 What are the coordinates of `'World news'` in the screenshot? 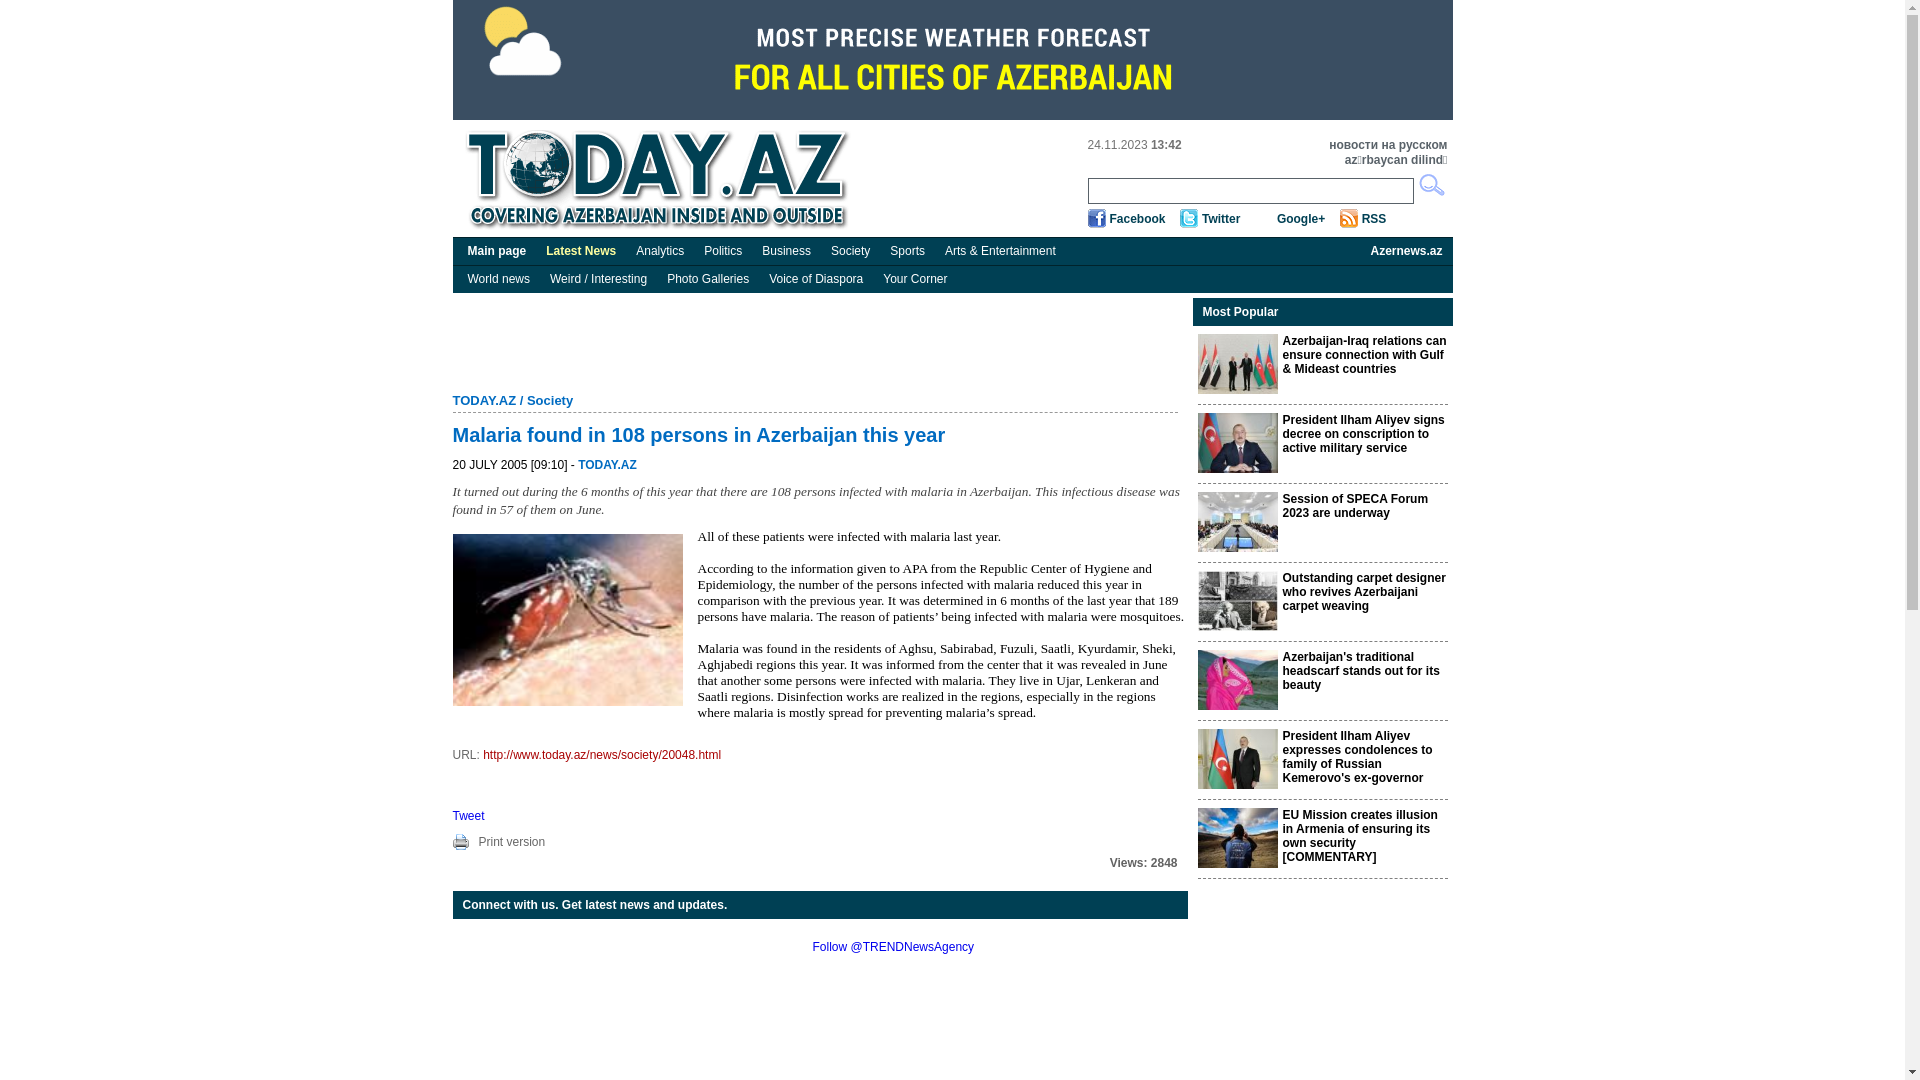 It's located at (499, 278).